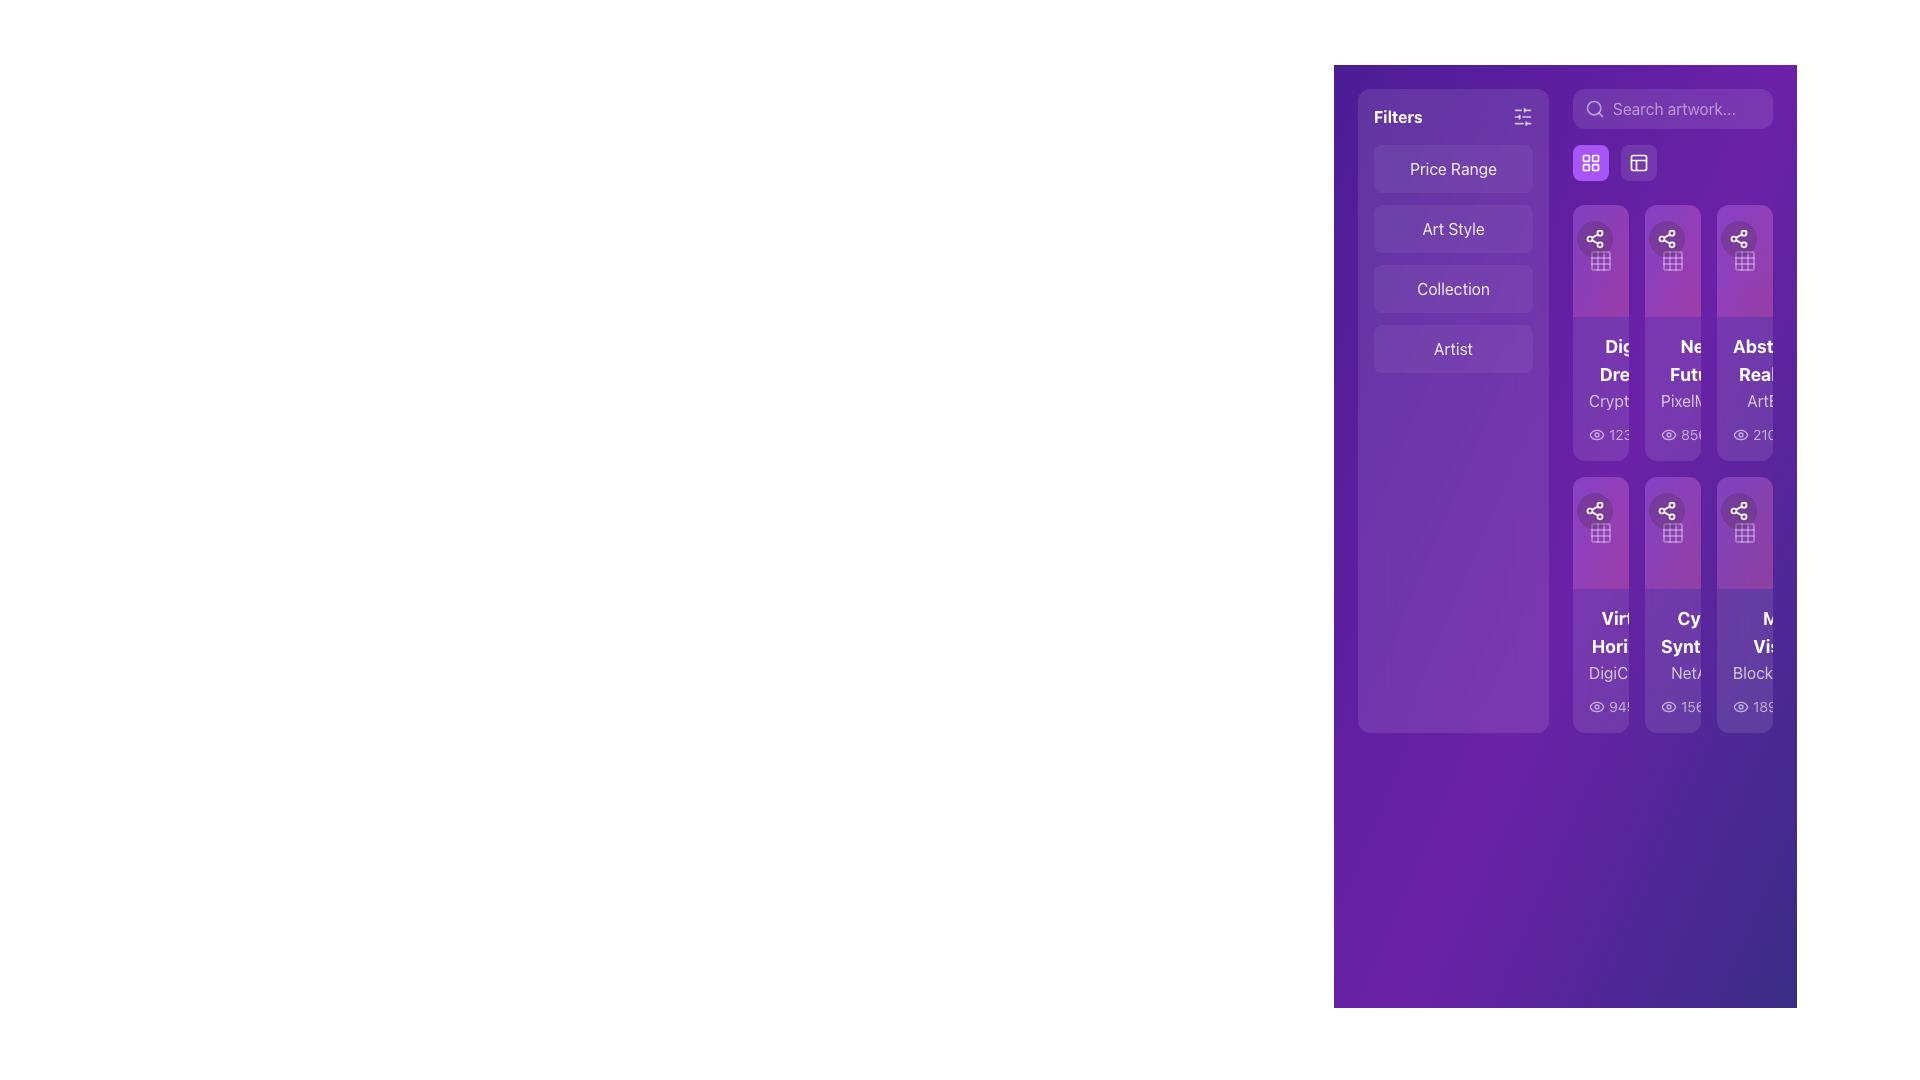 This screenshot has height=1080, width=1920. Describe the element at coordinates (1673, 331) in the screenshot. I see `the second Card Component in the gallery` at that location.